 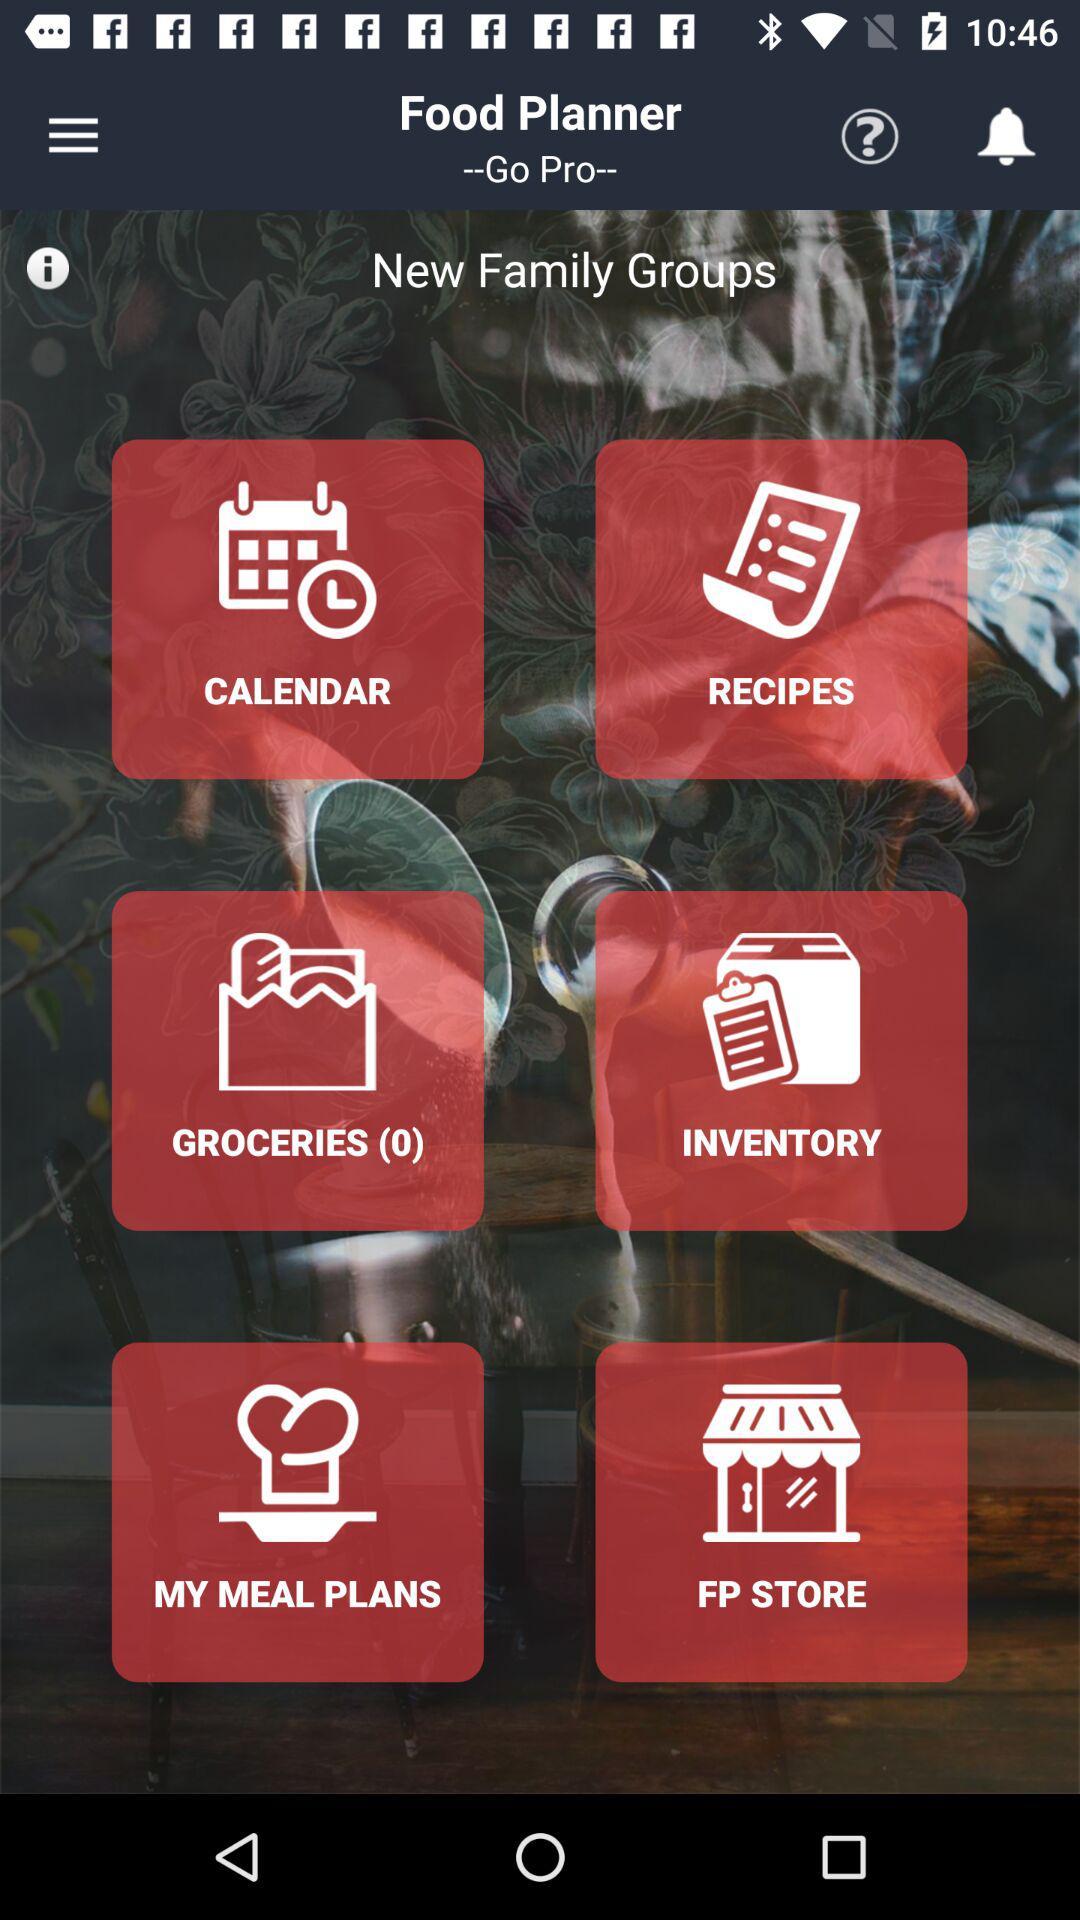 What do you see at coordinates (781, 1512) in the screenshot?
I see `the fp store option` at bounding box center [781, 1512].